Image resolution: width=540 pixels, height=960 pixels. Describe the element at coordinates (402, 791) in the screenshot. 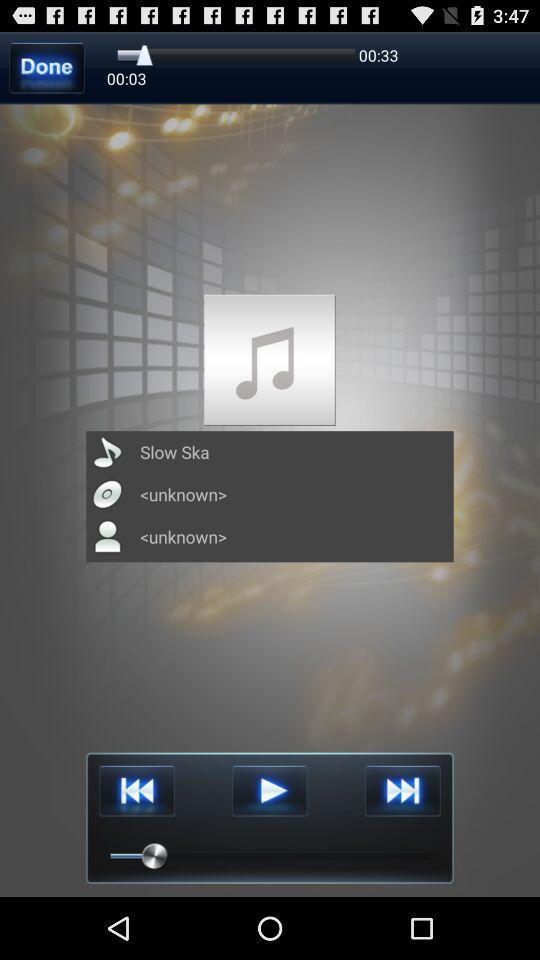

I see `go next track` at that location.